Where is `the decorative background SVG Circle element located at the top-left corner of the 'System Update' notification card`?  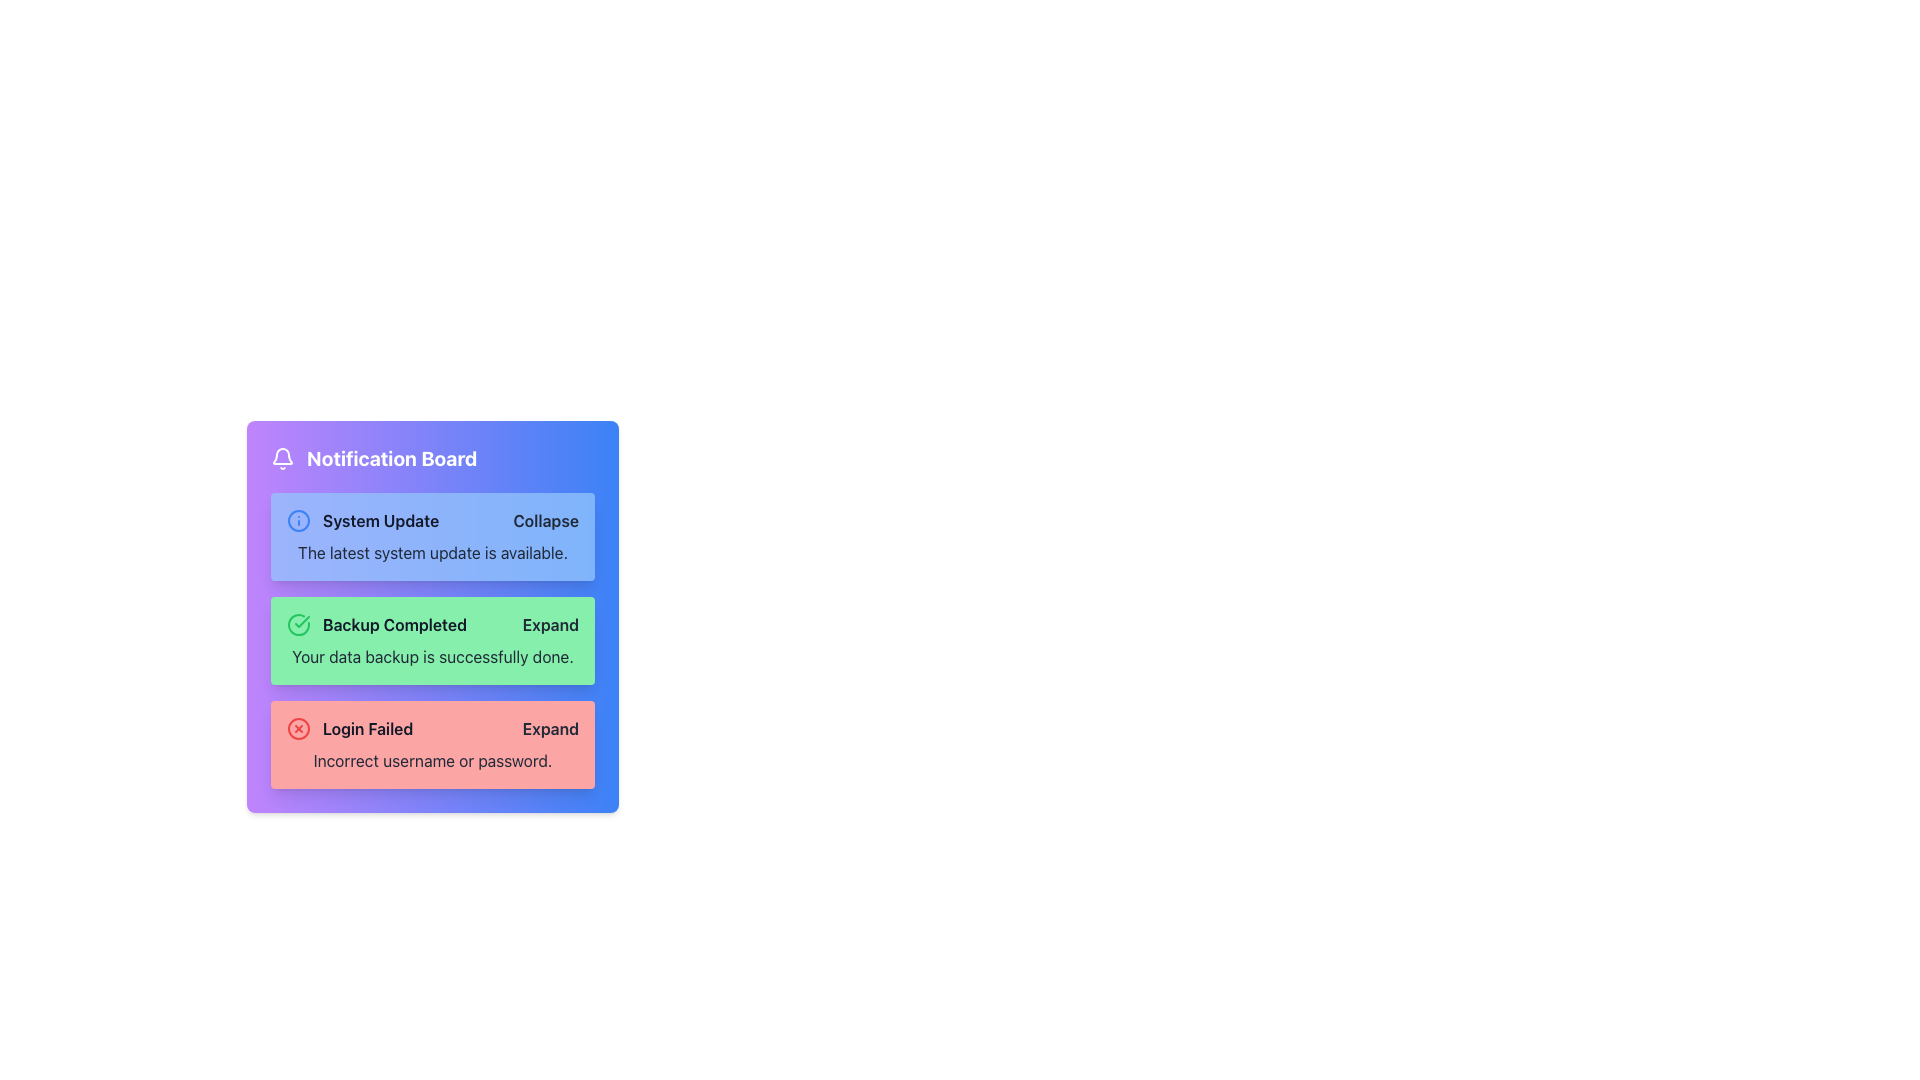 the decorative background SVG Circle element located at the top-left corner of the 'System Update' notification card is located at coordinates (297, 519).